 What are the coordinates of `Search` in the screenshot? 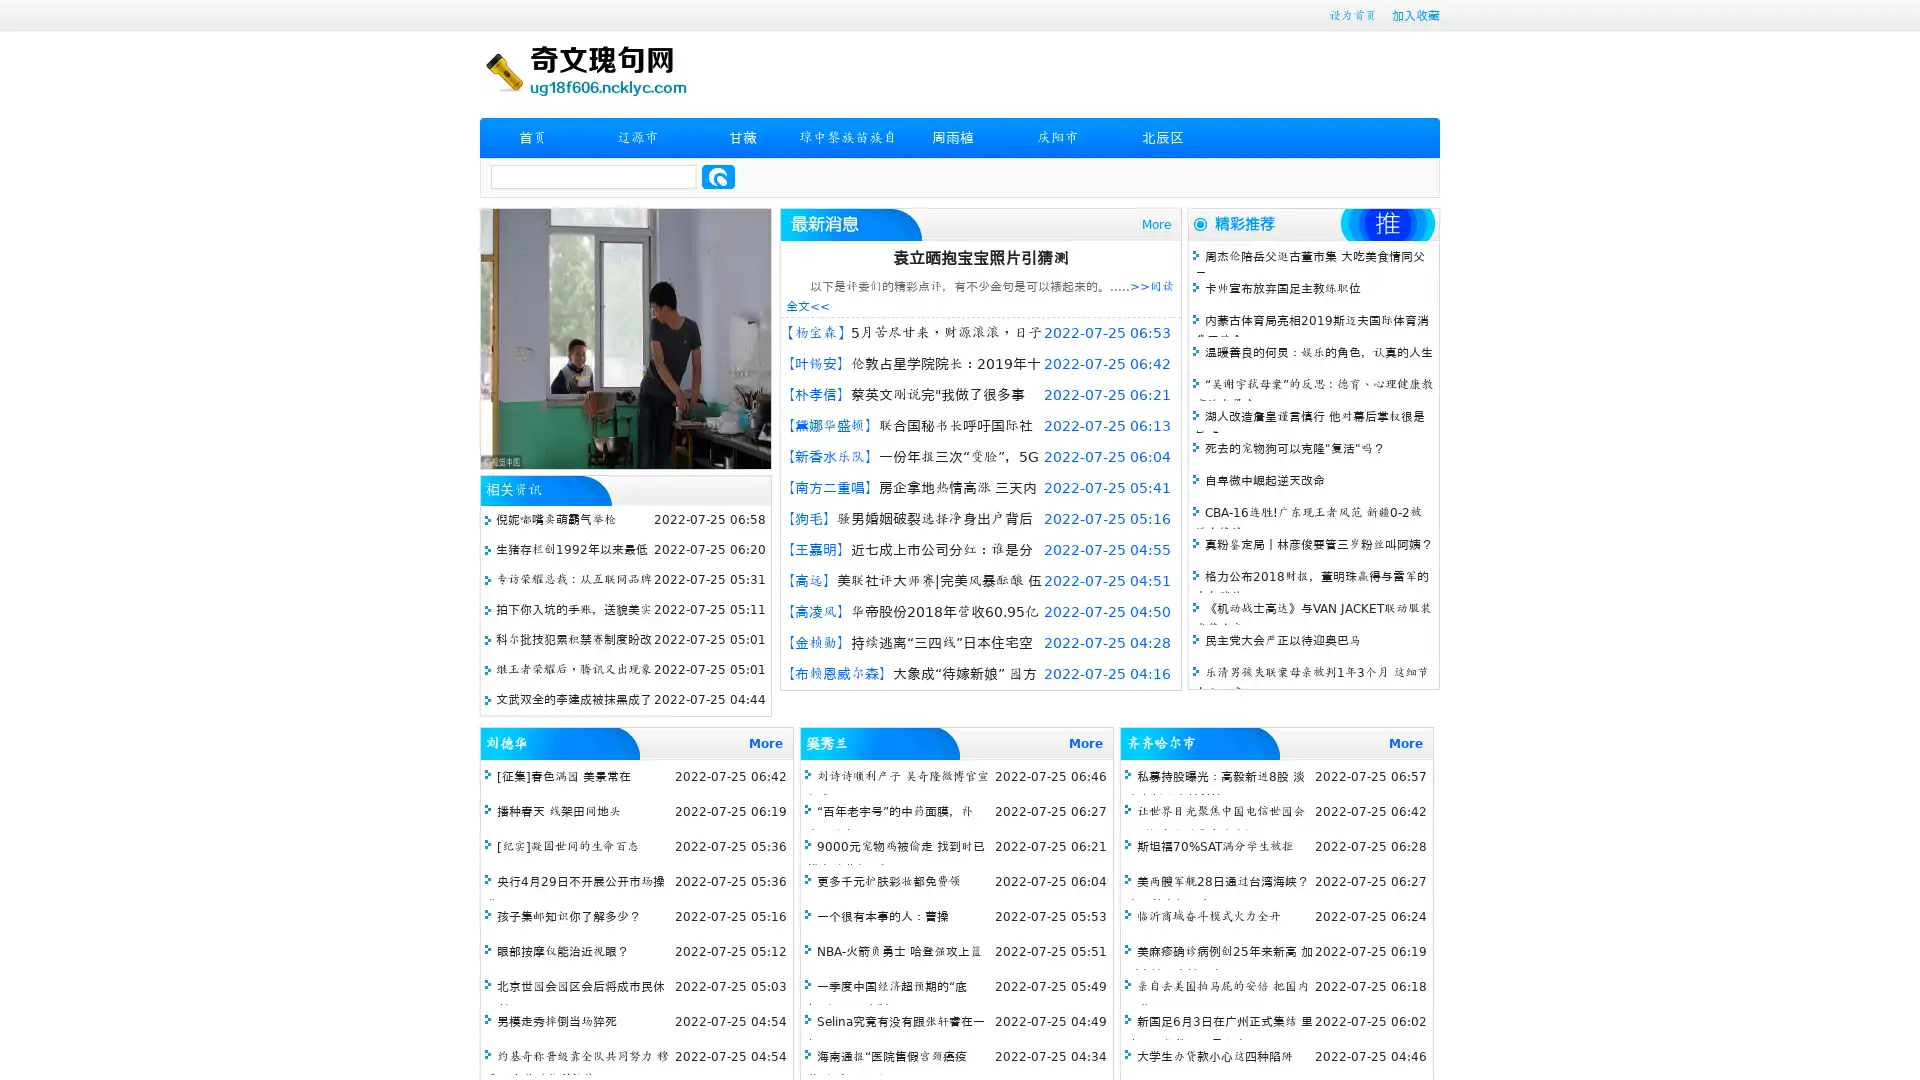 It's located at (718, 176).